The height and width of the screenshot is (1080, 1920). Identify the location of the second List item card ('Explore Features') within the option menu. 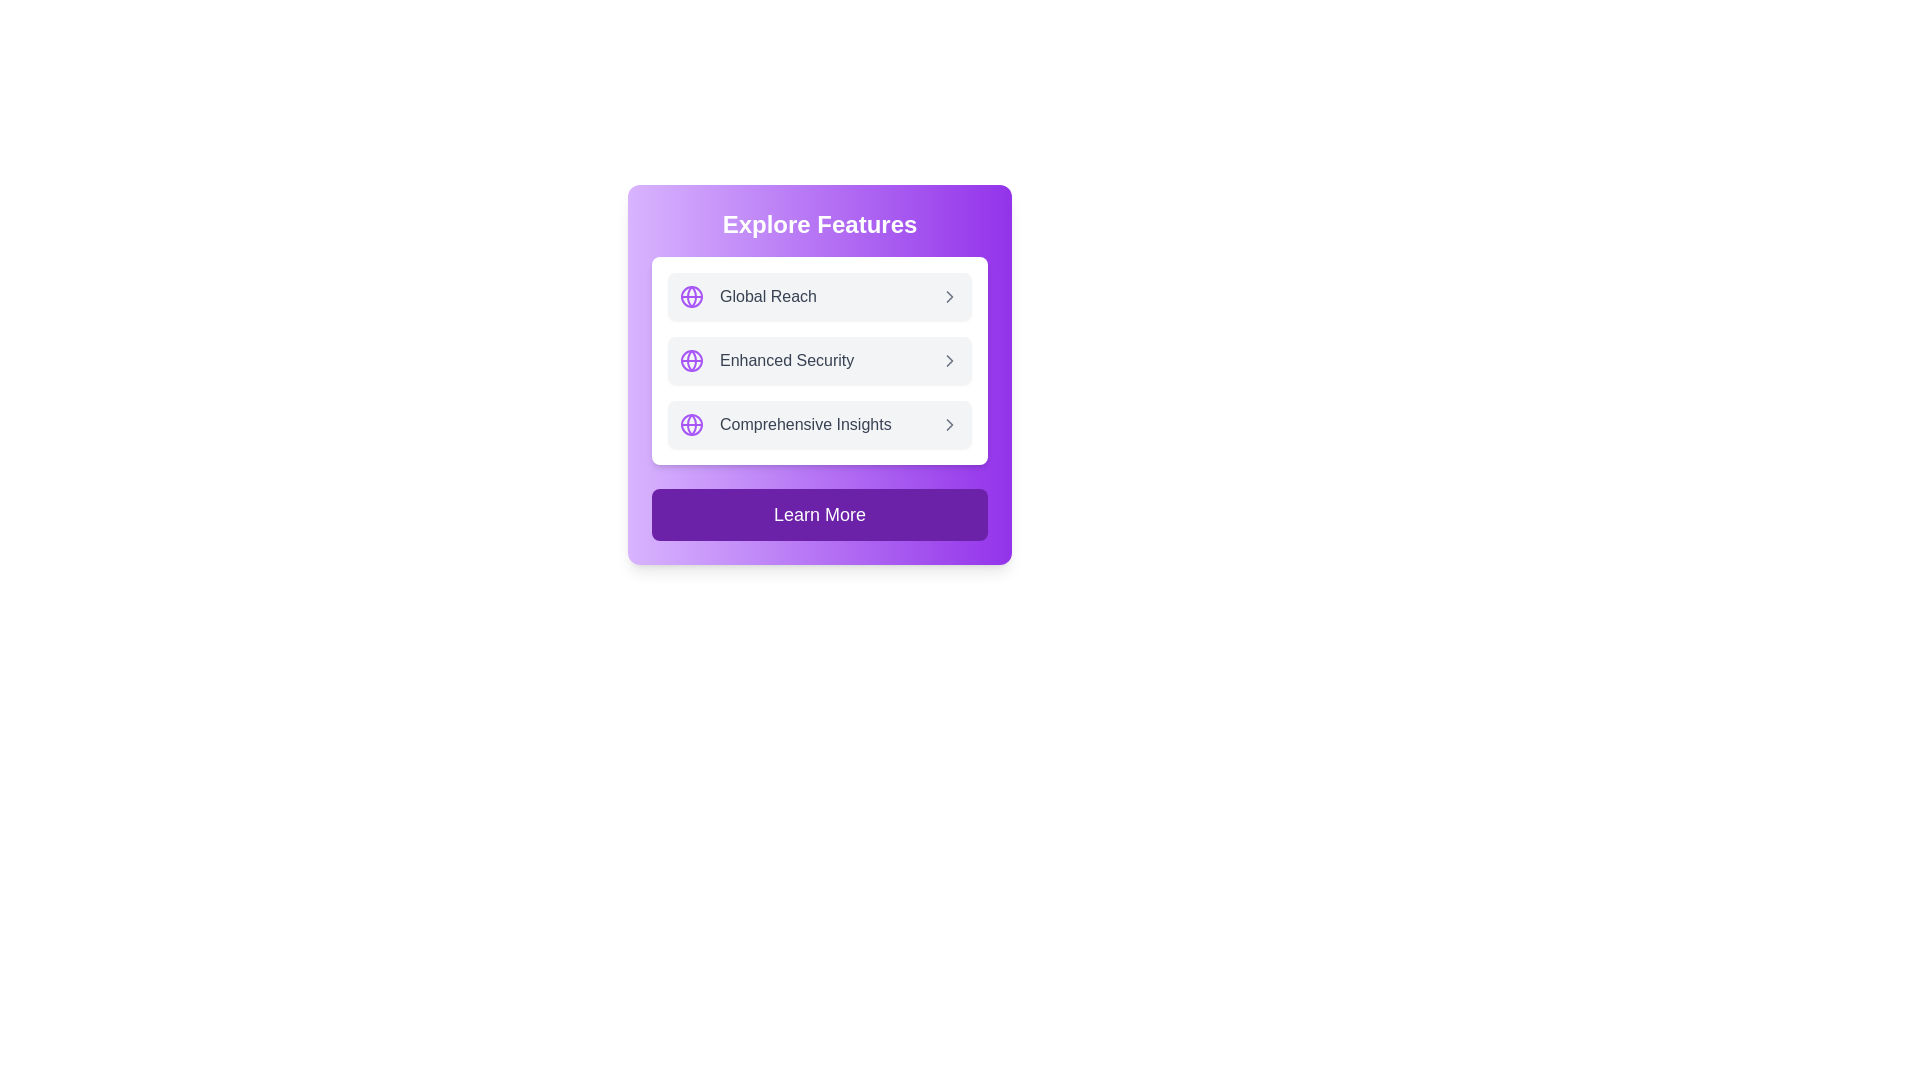
(820, 374).